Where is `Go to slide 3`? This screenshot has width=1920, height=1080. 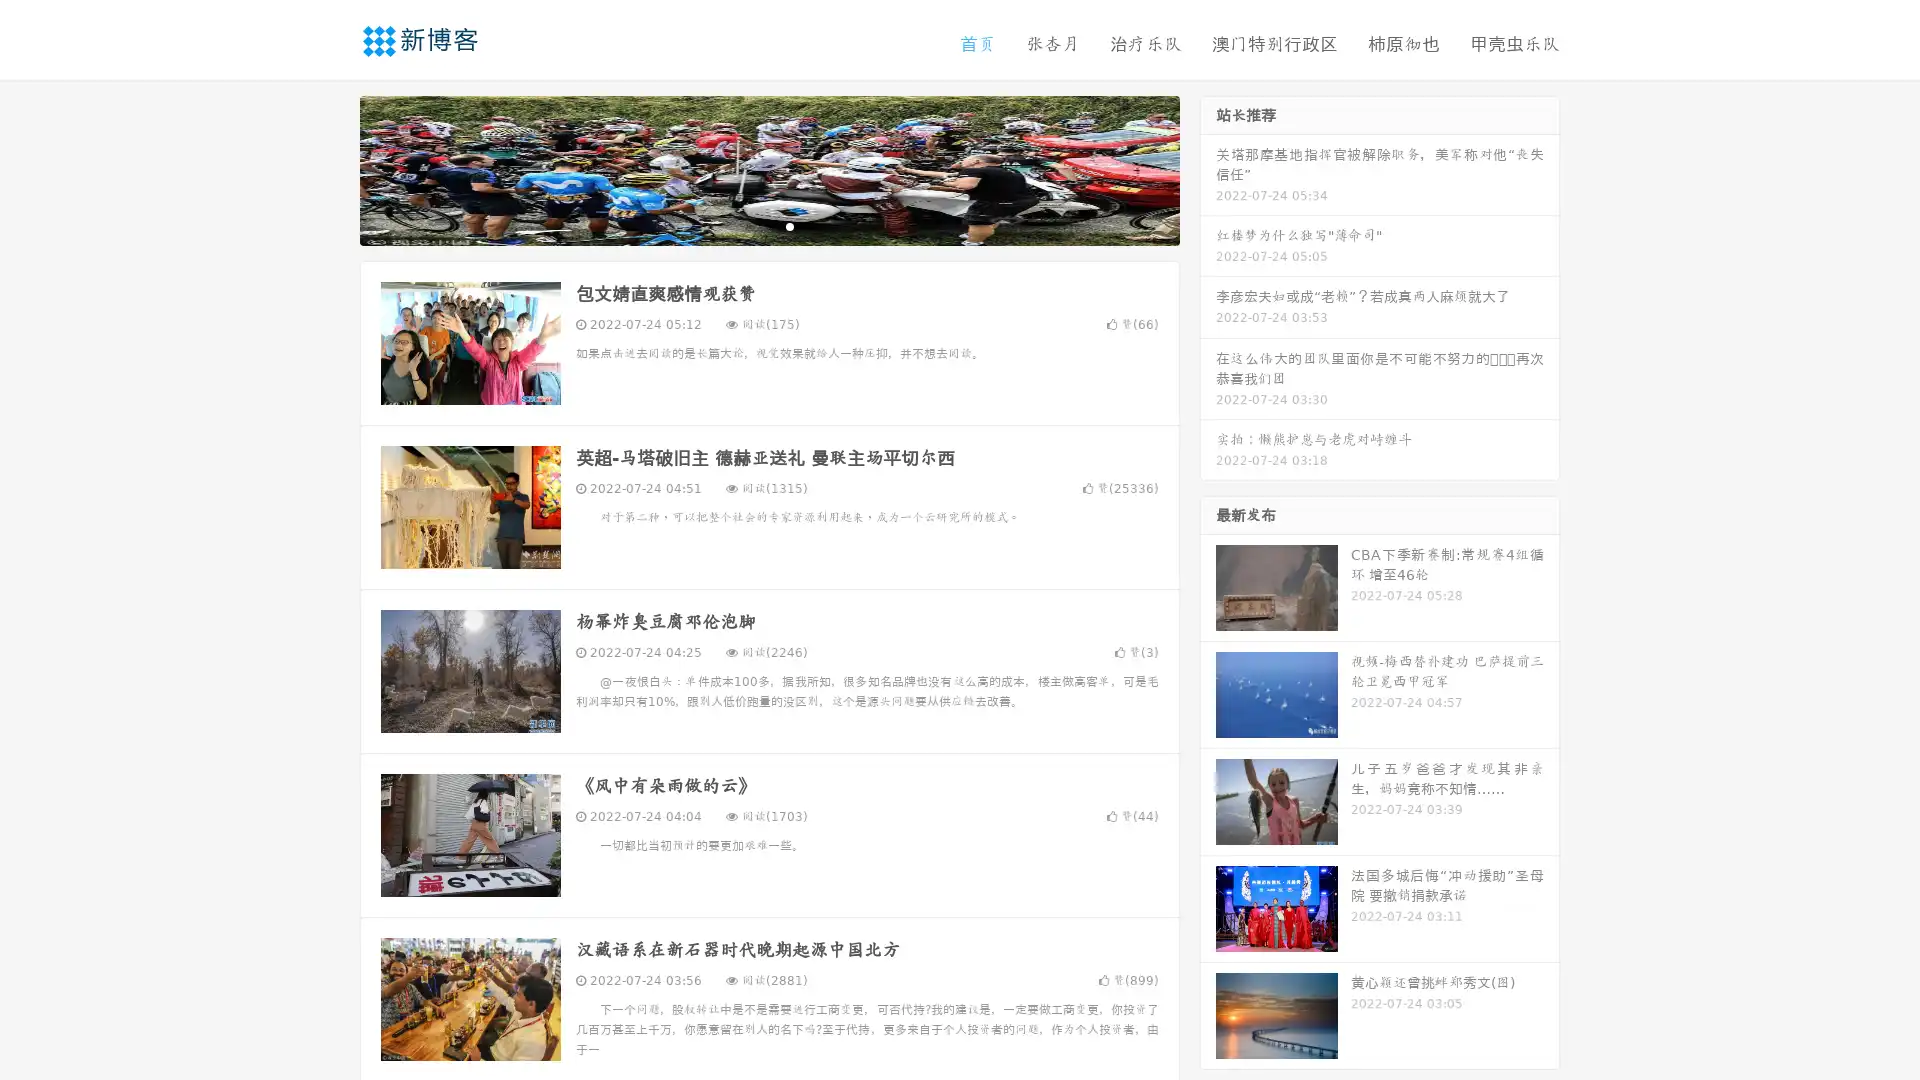
Go to slide 3 is located at coordinates (789, 225).